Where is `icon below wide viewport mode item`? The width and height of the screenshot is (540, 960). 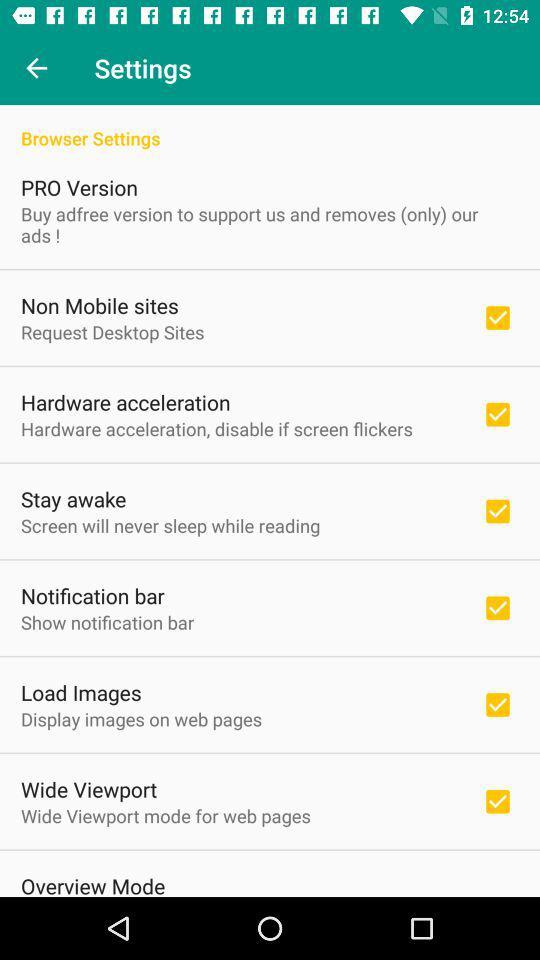 icon below wide viewport mode item is located at coordinates (92, 883).